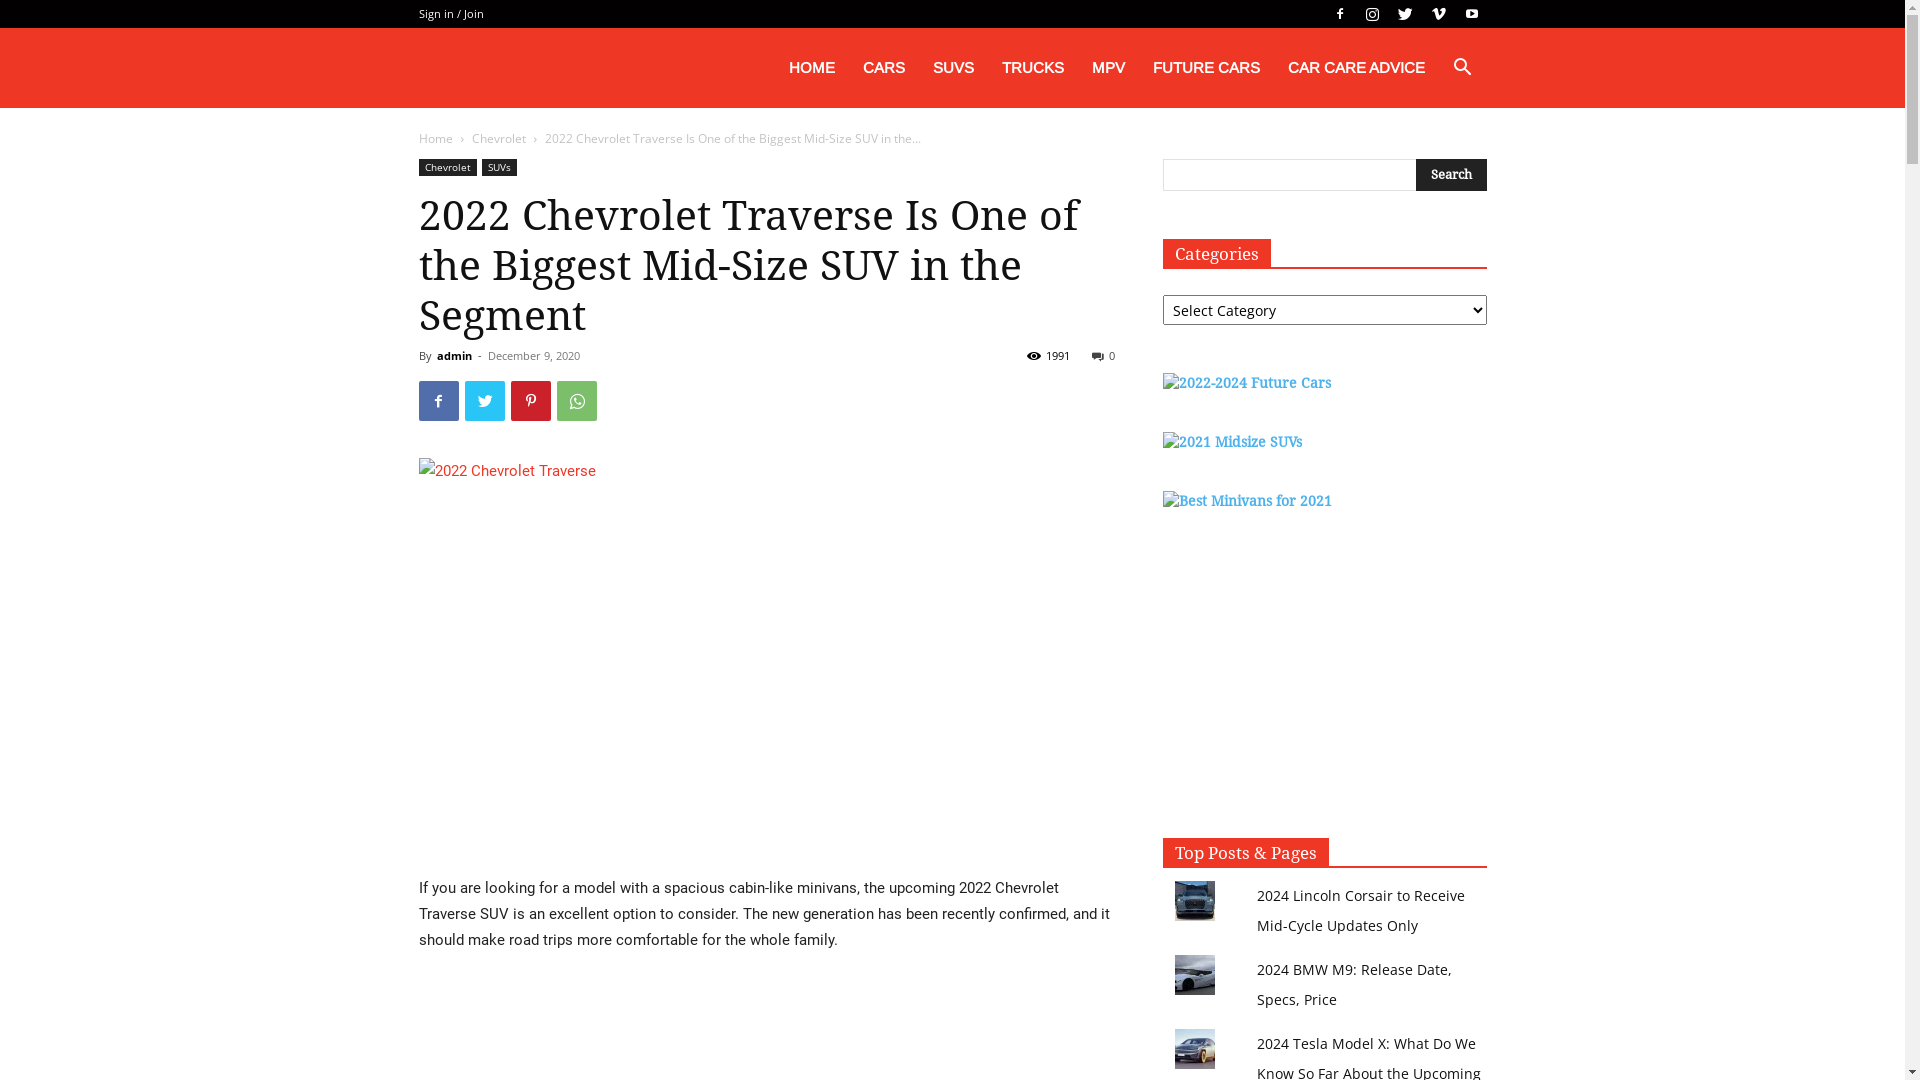  Describe the element at coordinates (1090, 354) in the screenshot. I see `'0'` at that location.